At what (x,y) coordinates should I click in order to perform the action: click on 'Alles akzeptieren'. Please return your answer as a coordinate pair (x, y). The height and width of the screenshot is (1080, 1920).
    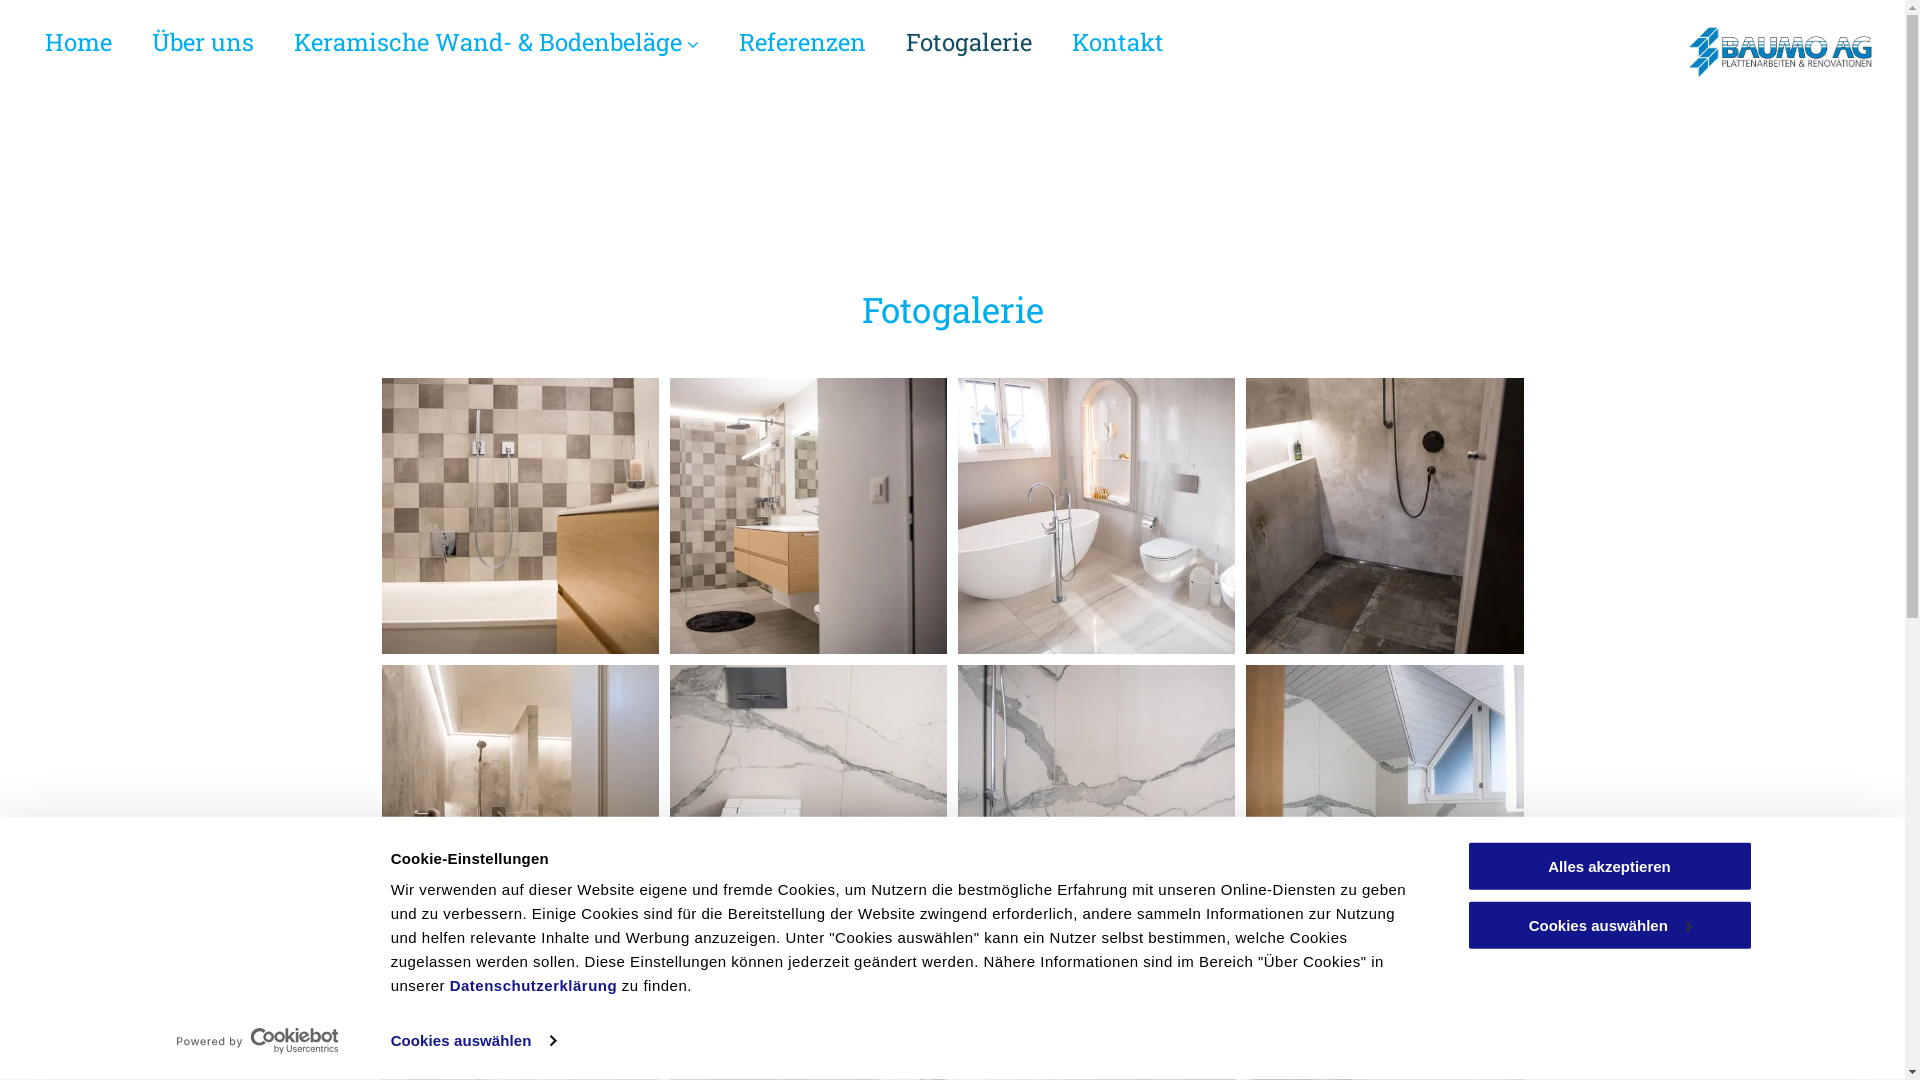
    Looking at the image, I should click on (1608, 865).